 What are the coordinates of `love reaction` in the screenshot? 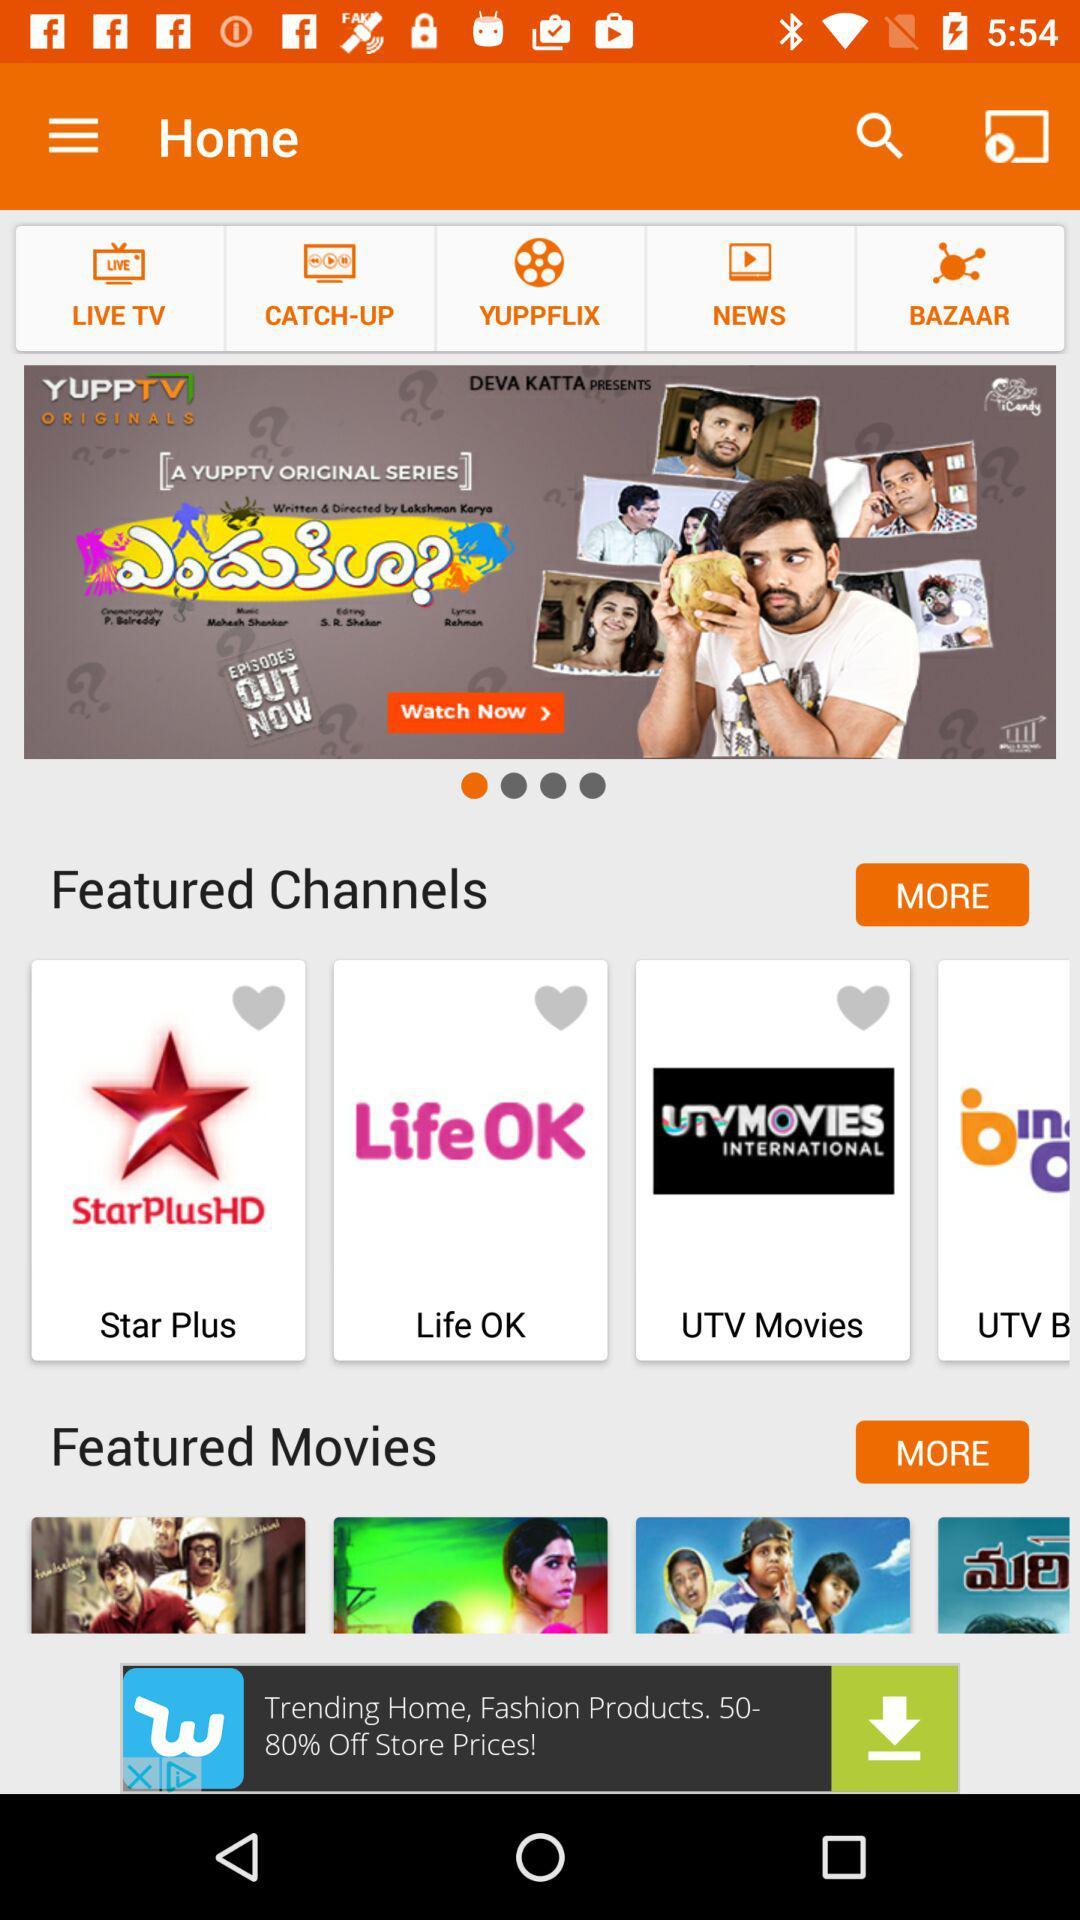 It's located at (560, 1006).